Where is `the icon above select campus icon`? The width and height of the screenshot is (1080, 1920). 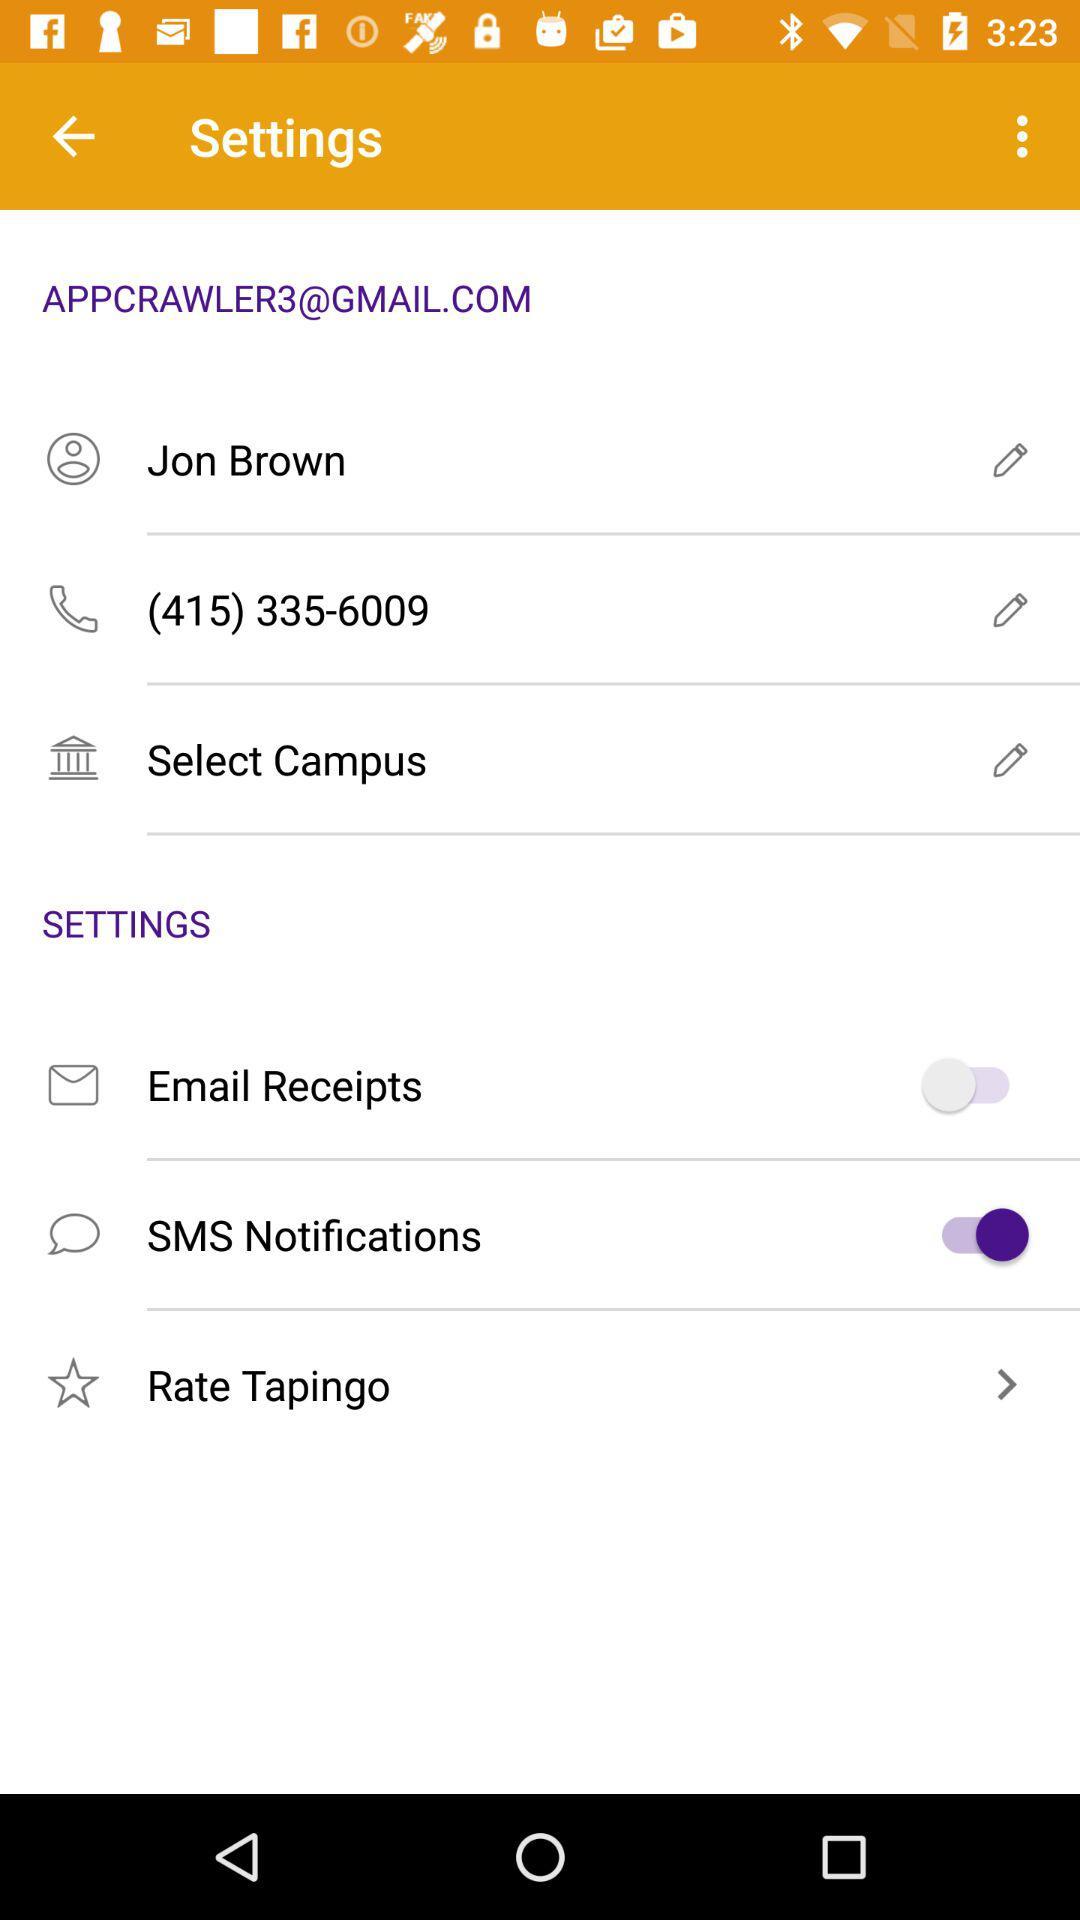
the icon above select campus icon is located at coordinates (540, 608).